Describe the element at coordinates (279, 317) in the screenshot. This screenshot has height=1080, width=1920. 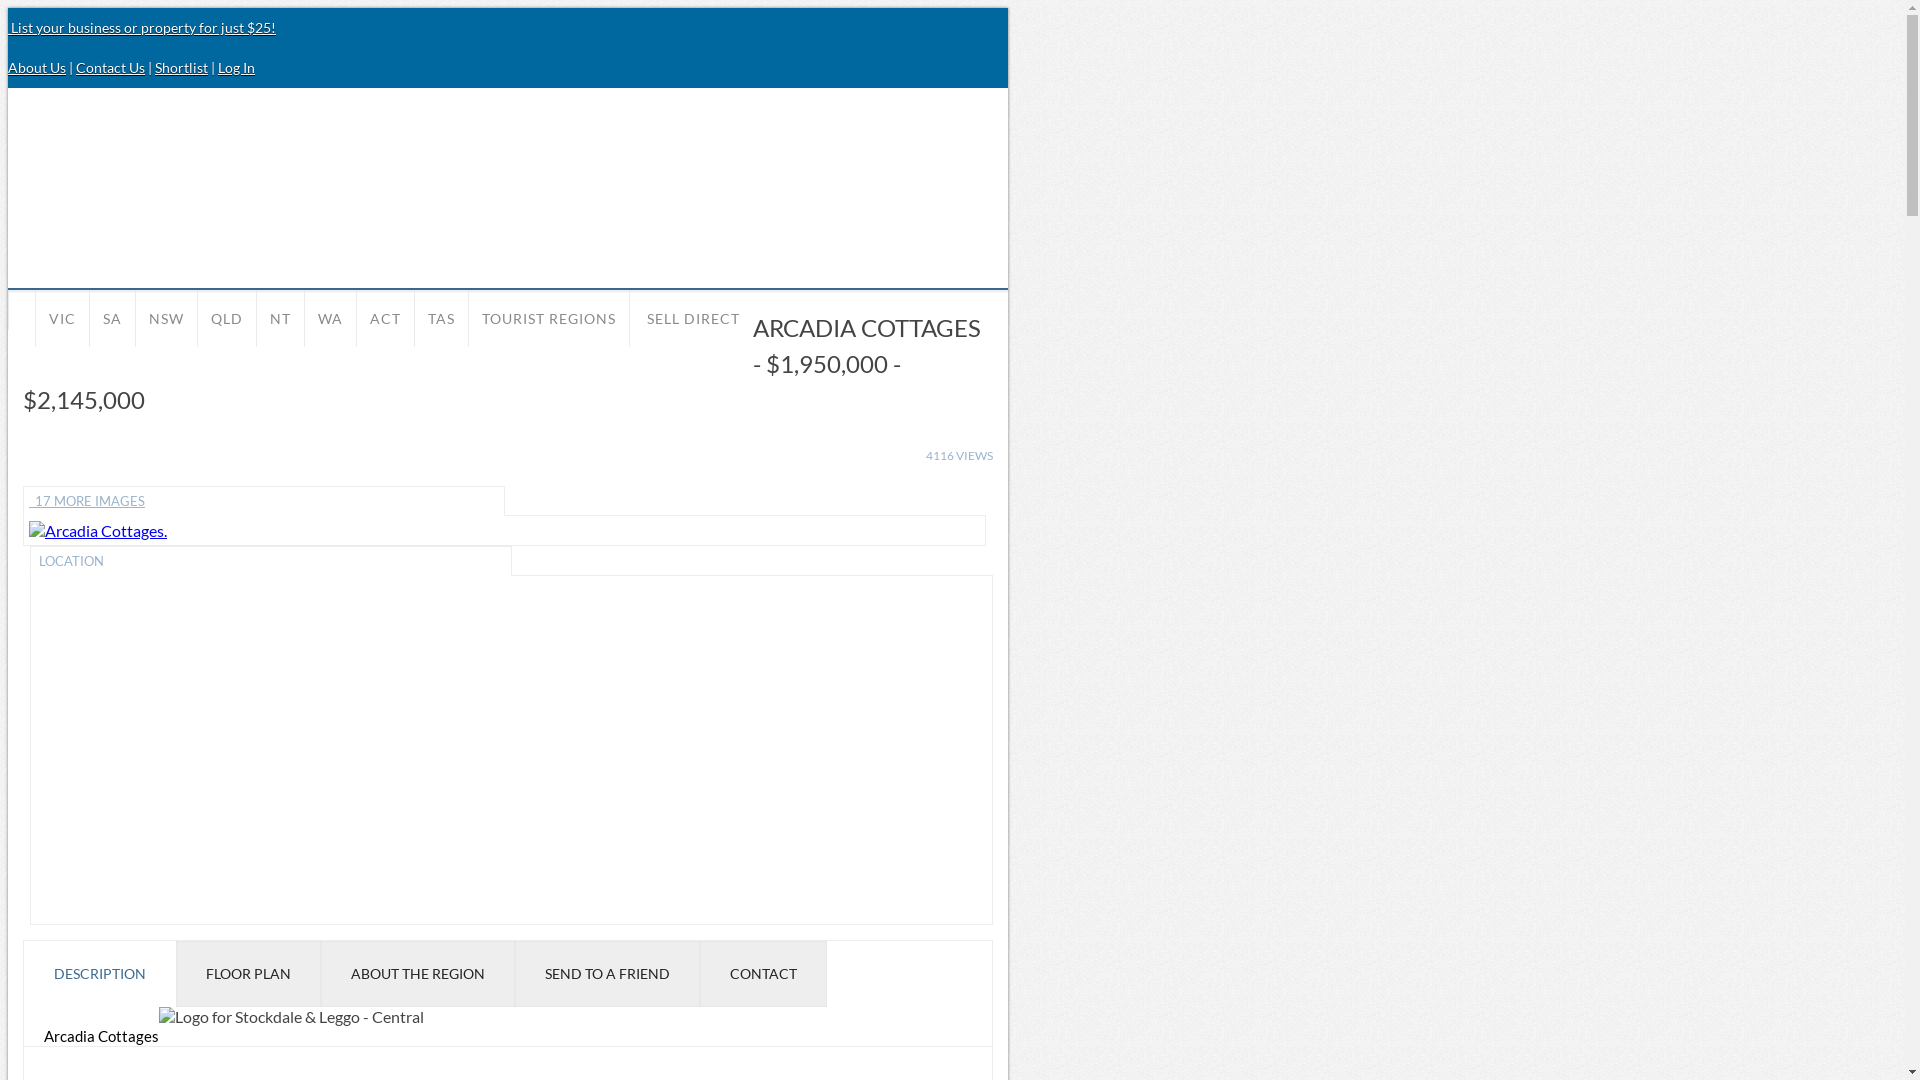
I see `'NT'` at that location.